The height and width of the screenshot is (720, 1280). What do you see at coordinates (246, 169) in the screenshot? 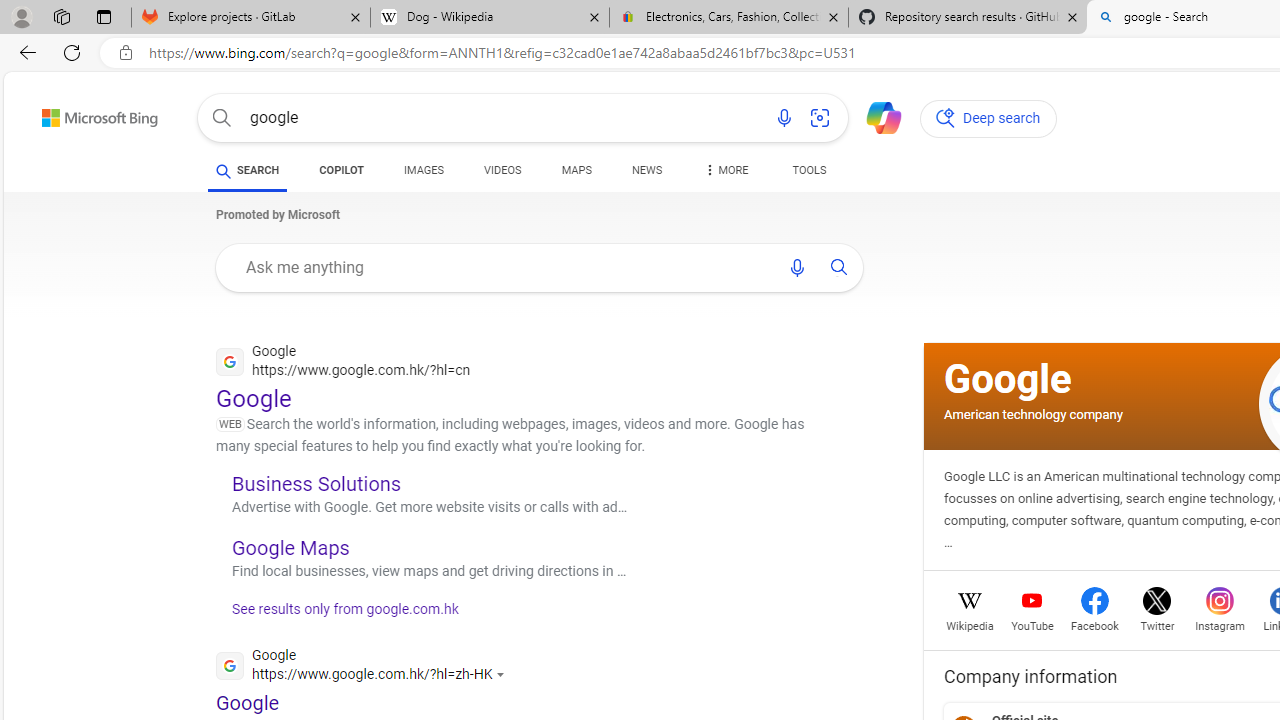
I see `'SEARCH'` at bounding box center [246, 169].